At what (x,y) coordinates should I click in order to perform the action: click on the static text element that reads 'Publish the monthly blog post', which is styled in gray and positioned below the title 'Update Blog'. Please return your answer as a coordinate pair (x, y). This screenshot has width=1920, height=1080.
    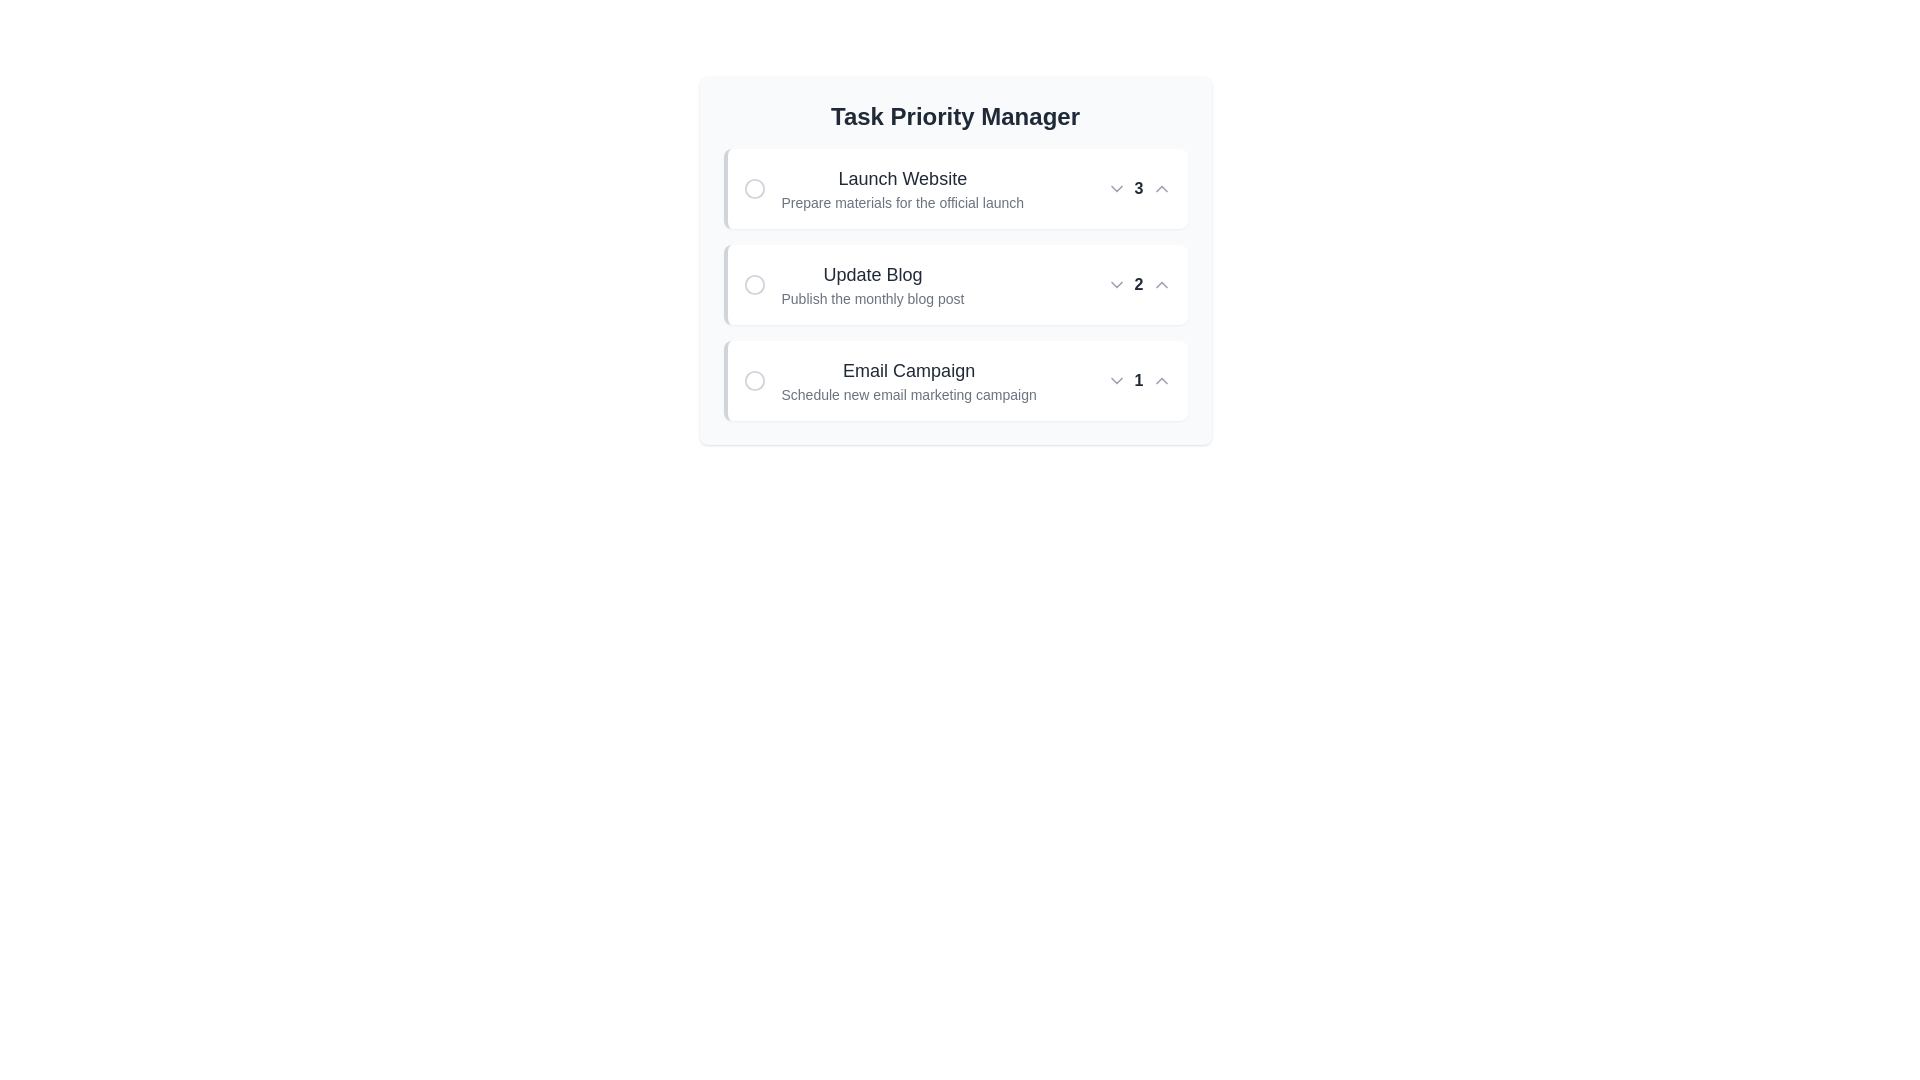
    Looking at the image, I should click on (873, 299).